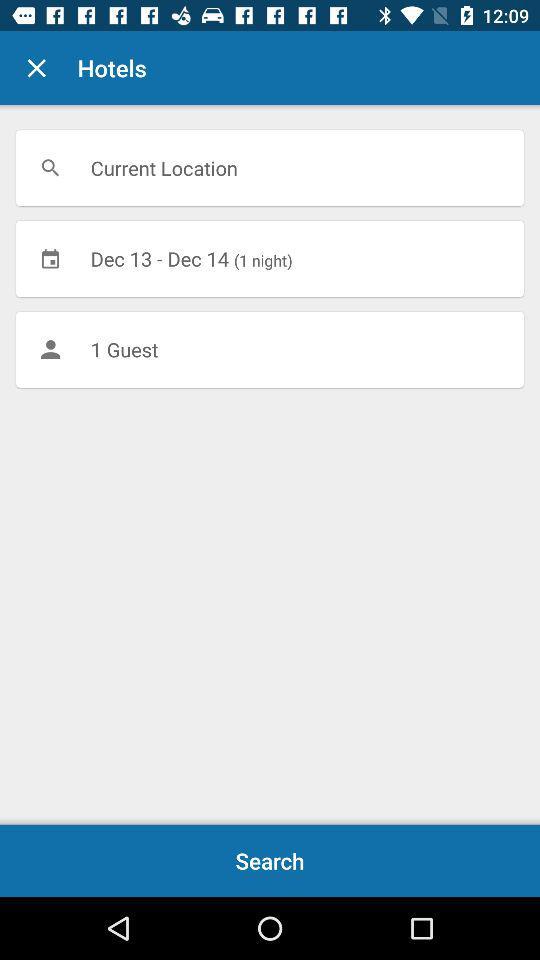 This screenshot has height=960, width=540. What do you see at coordinates (36, 68) in the screenshot?
I see `the item to the left of the hotels icon` at bounding box center [36, 68].